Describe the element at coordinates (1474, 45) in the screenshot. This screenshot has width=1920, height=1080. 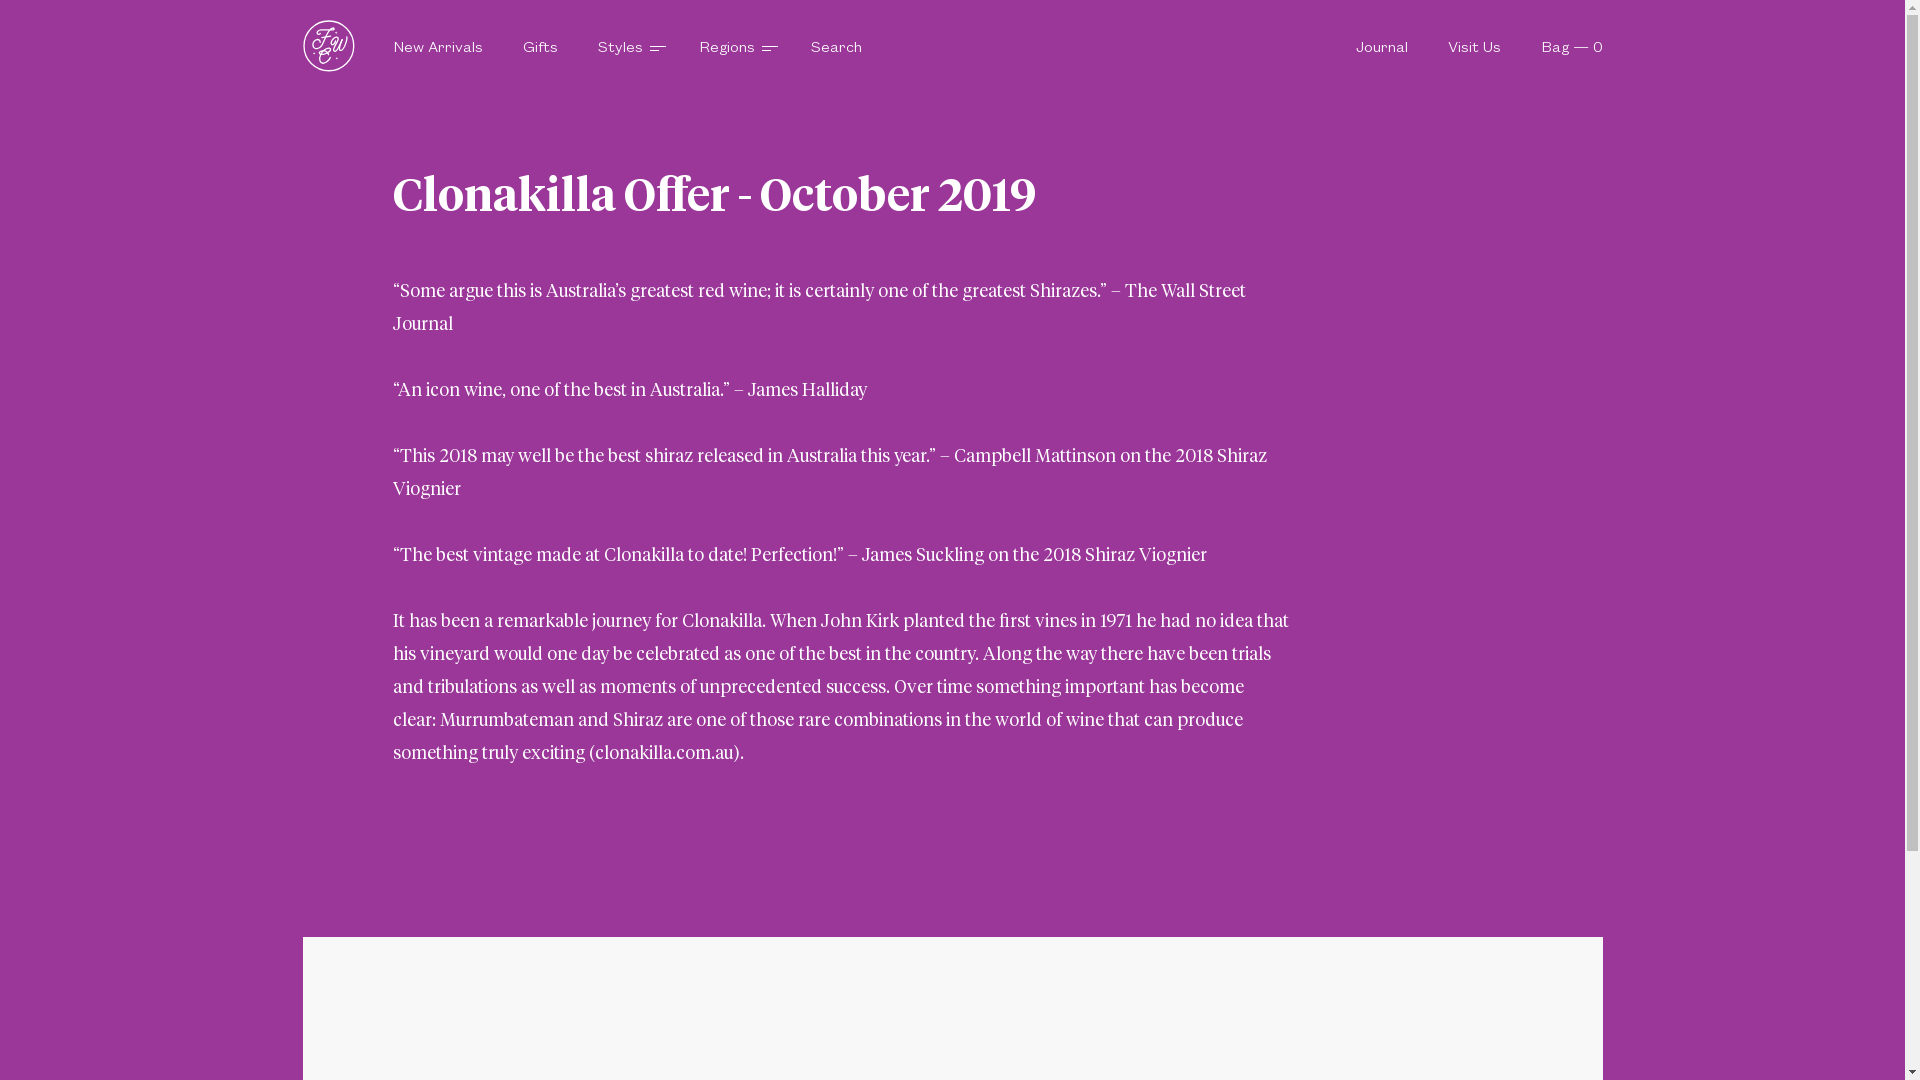
I see `'Visit Us'` at that location.